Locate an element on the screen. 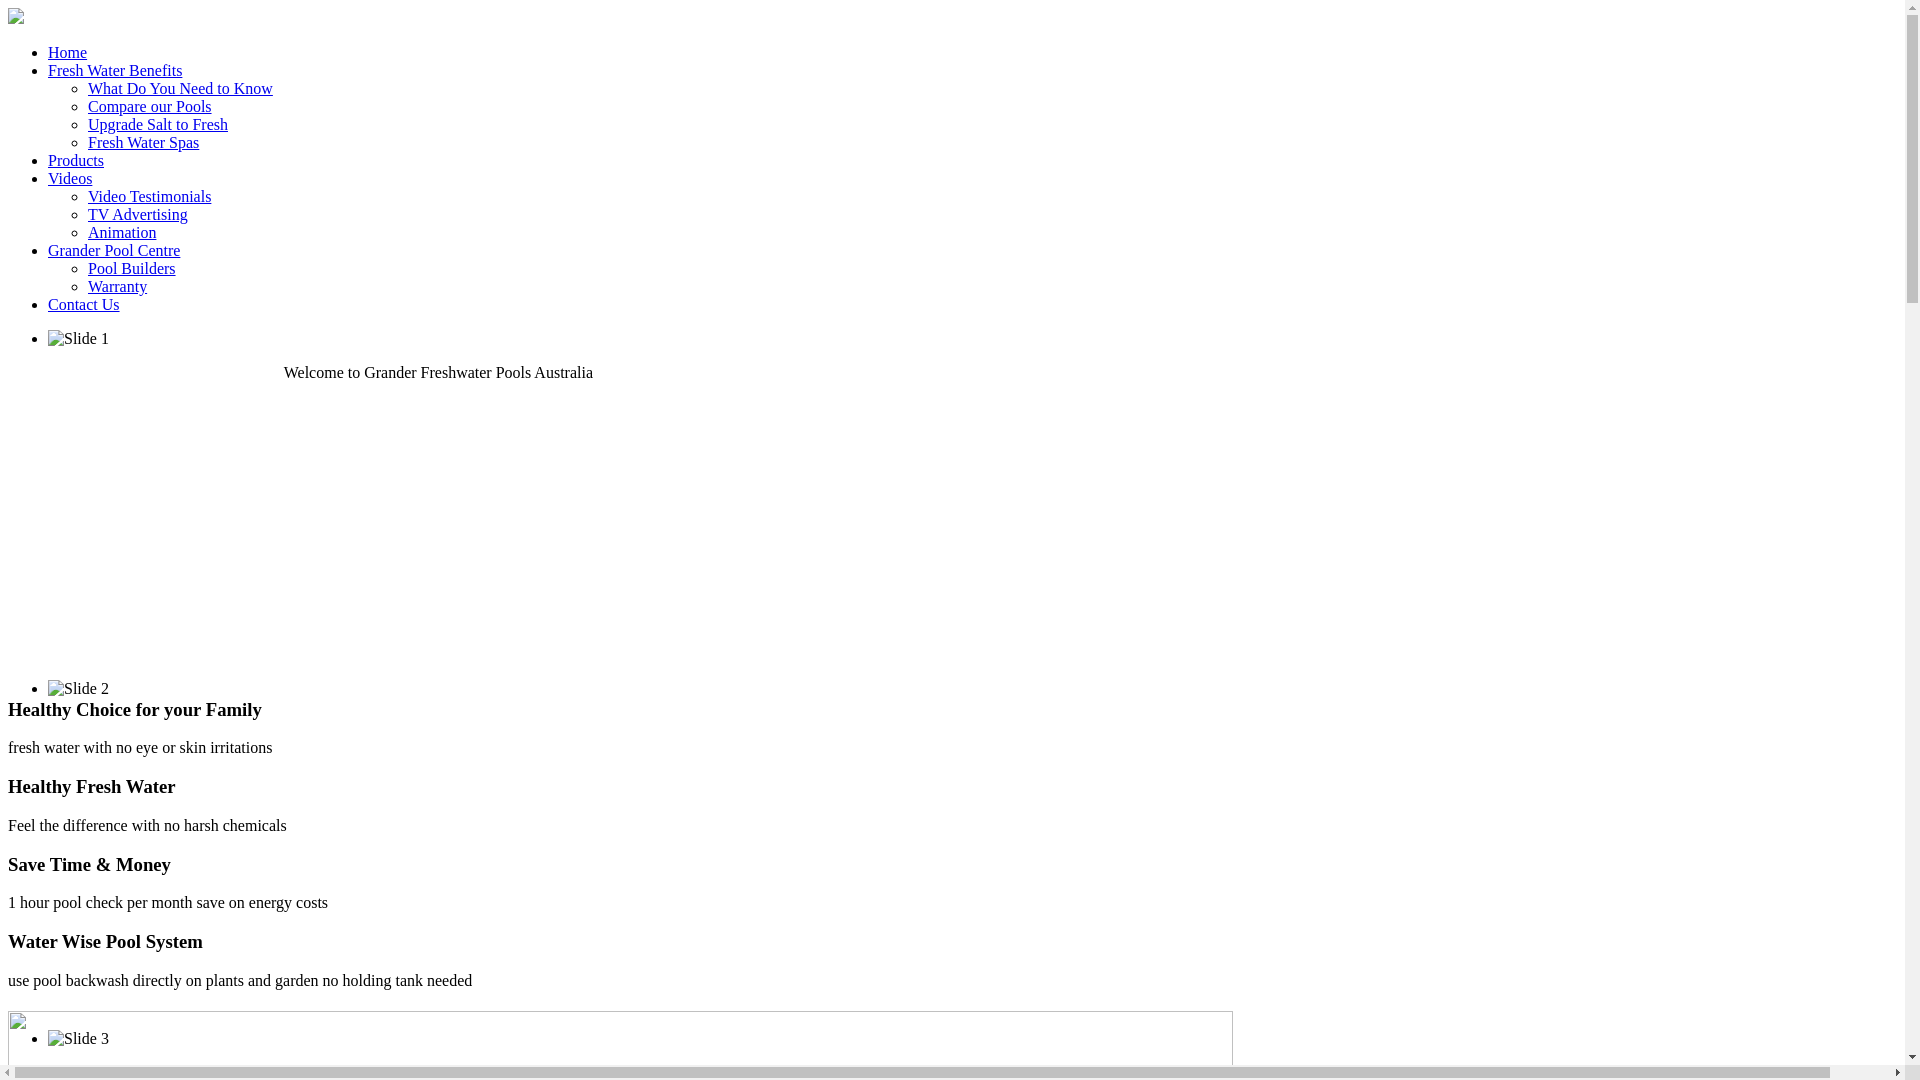 This screenshot has height=1080, width=1920. 'Pool Builders' is located at coordinates (130, 267).